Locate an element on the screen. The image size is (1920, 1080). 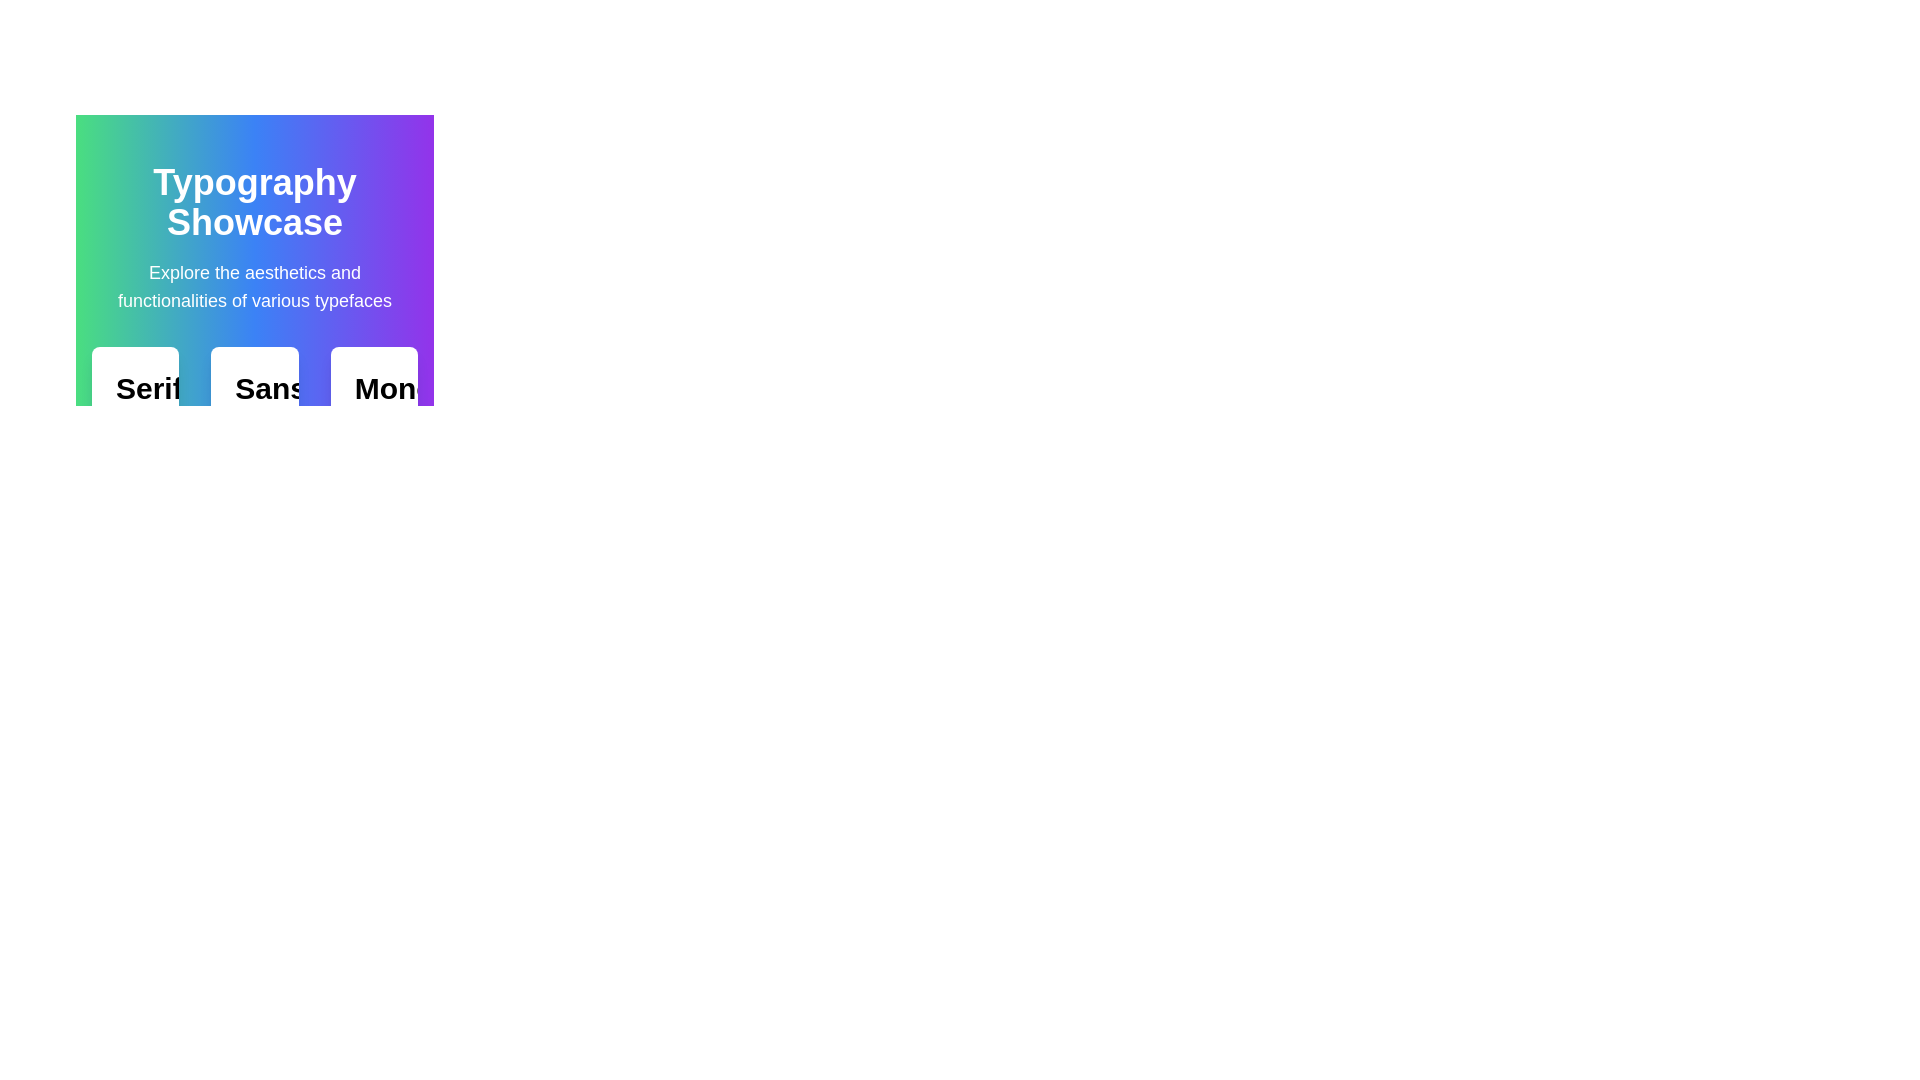
displayed text of the Header text group that contains 'Typography Showcase' and its description 'Explore the aesthetics and functionalities of various typefaces.' is located at coordinates (253, 238).